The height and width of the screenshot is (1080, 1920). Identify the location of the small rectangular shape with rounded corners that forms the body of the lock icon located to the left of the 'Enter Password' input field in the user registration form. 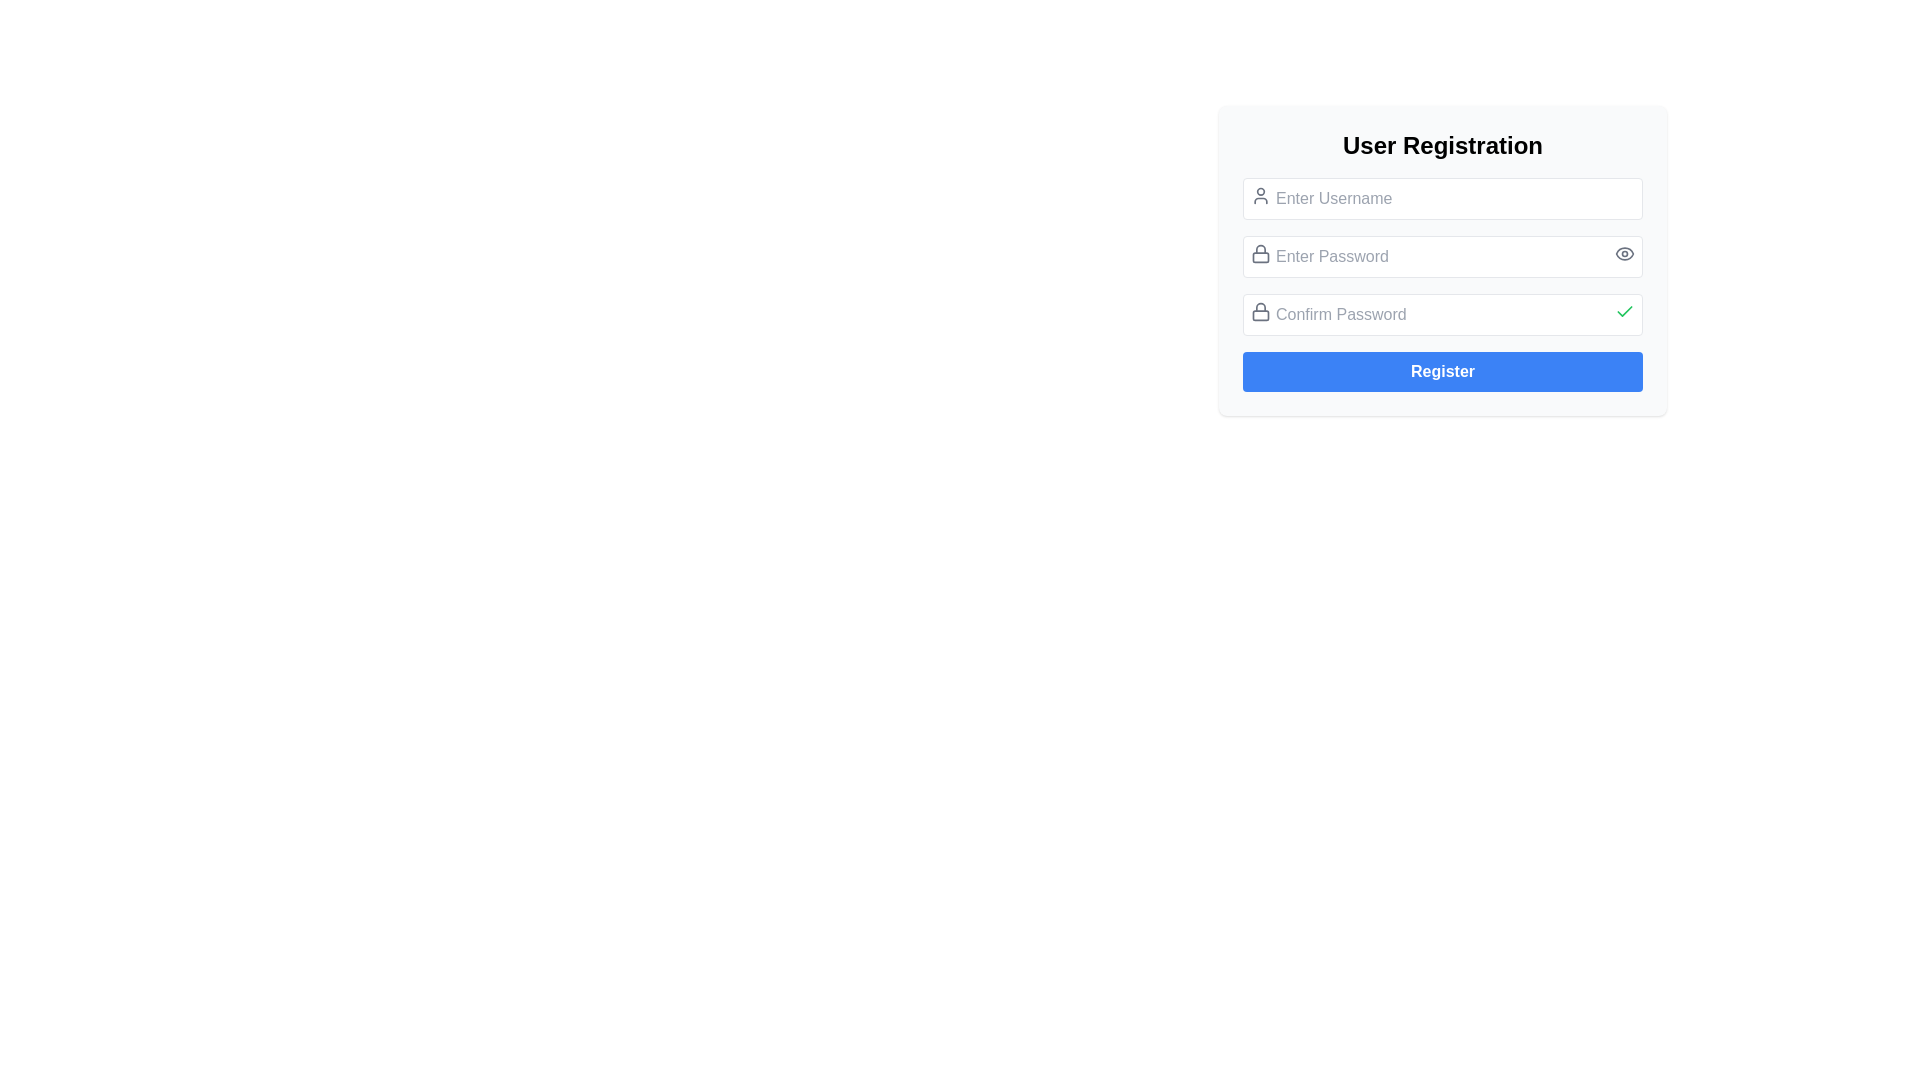
(1260, 256).